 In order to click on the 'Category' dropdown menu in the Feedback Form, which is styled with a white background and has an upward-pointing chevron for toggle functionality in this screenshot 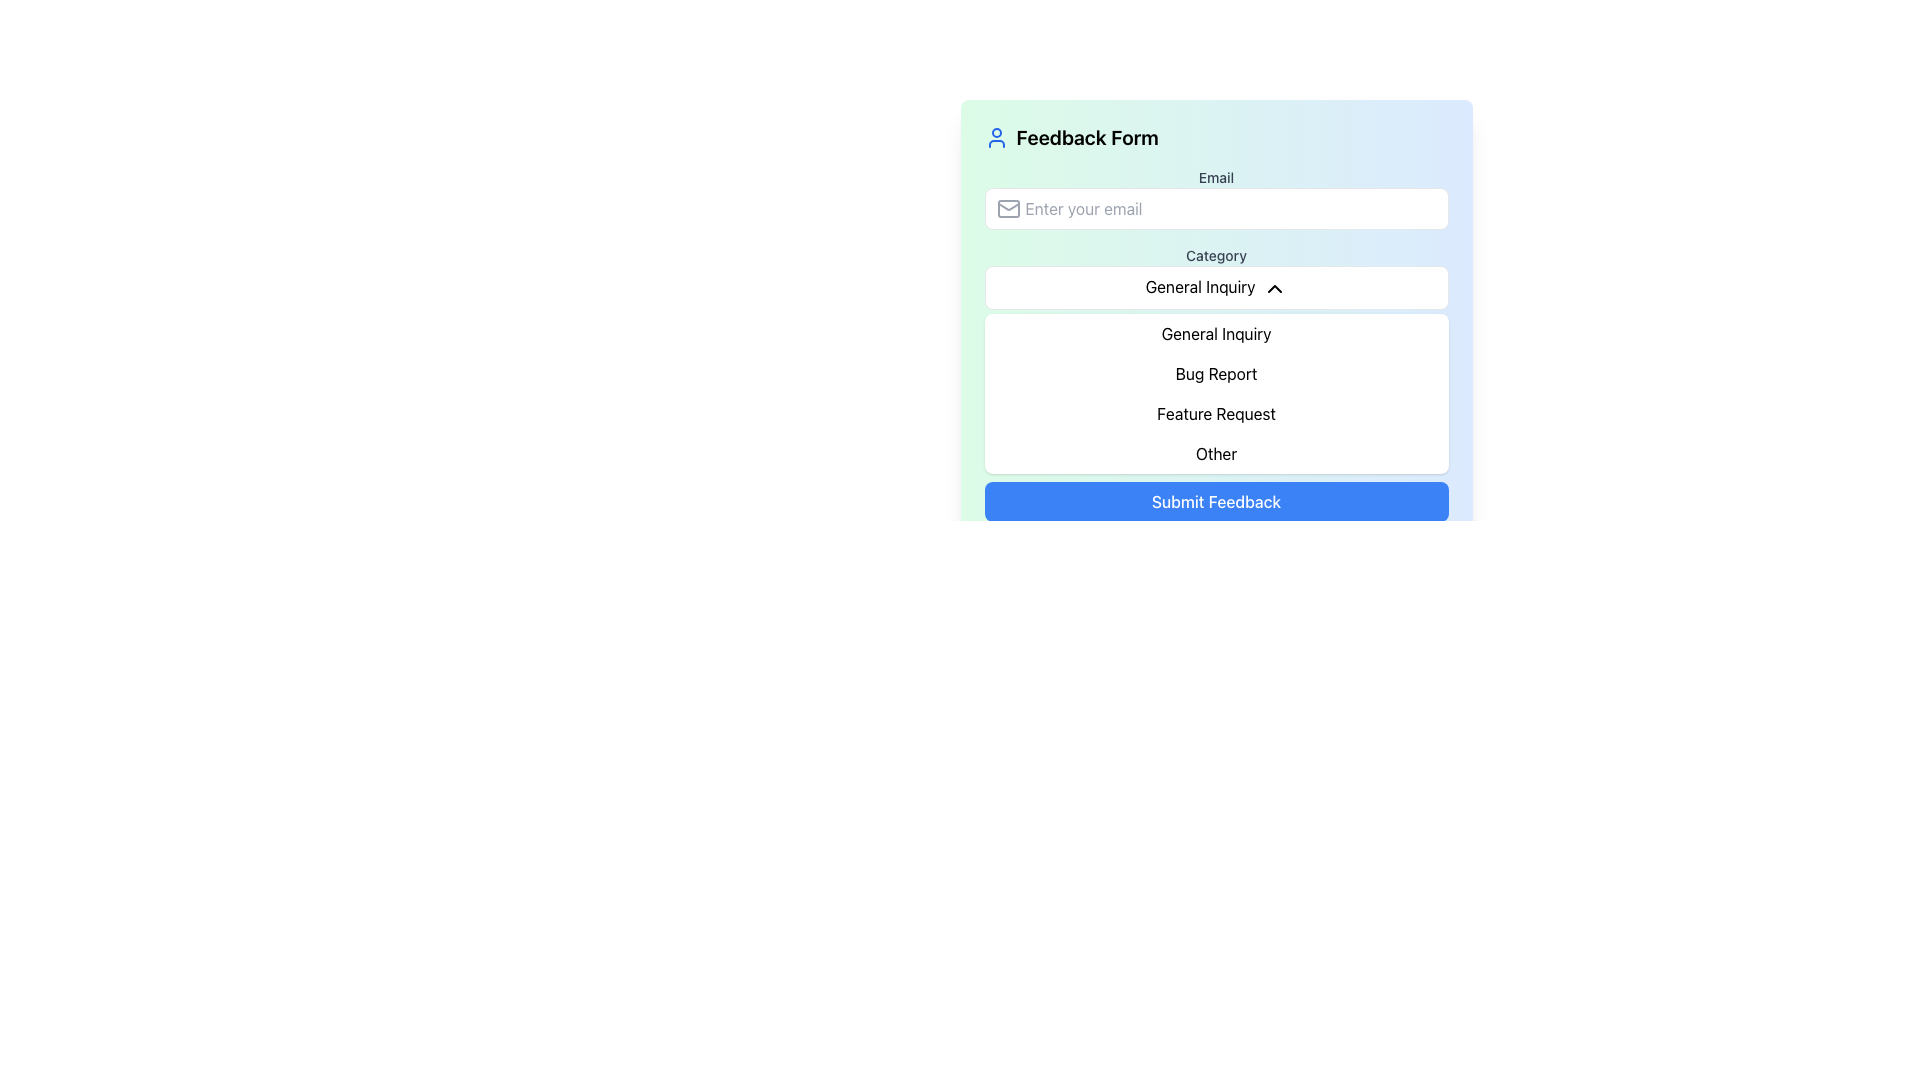, I will do `click(1215, 277)`.